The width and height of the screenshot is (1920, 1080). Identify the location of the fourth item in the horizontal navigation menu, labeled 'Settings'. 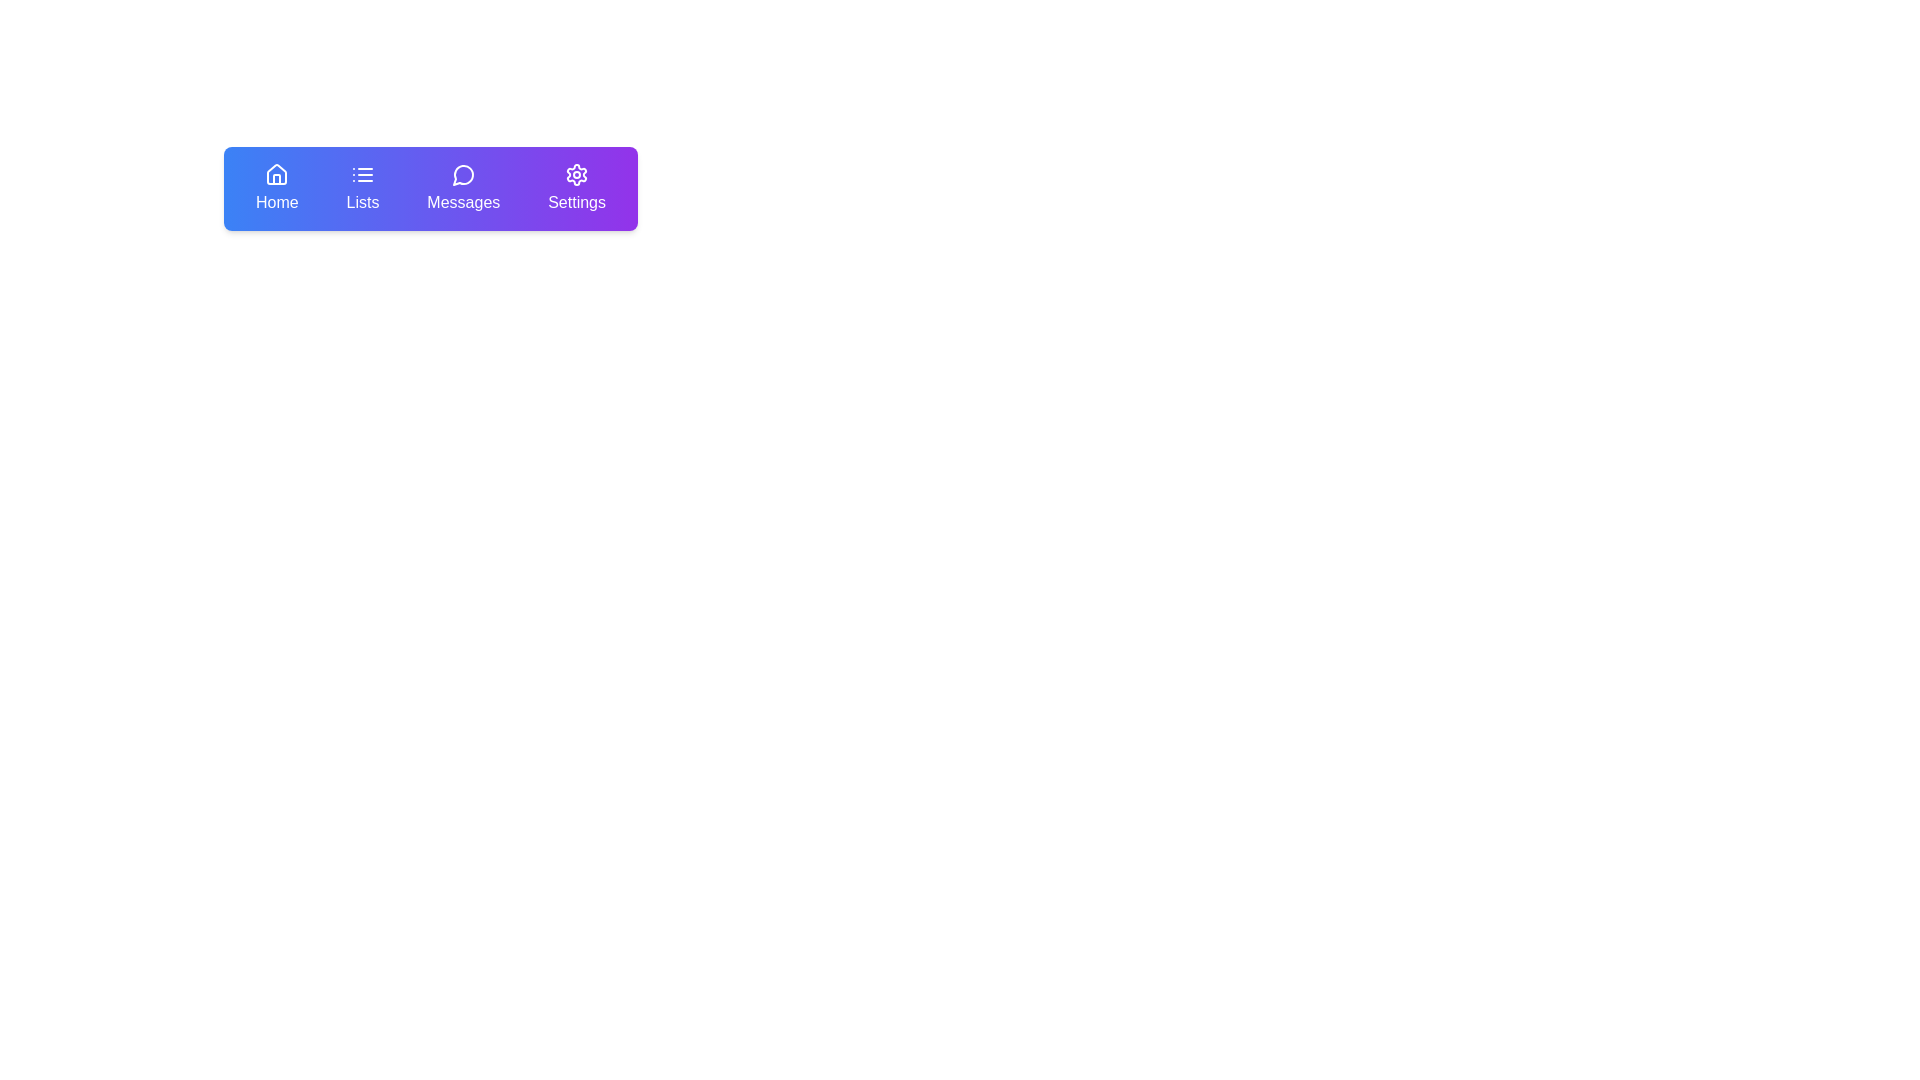
(576, 189).